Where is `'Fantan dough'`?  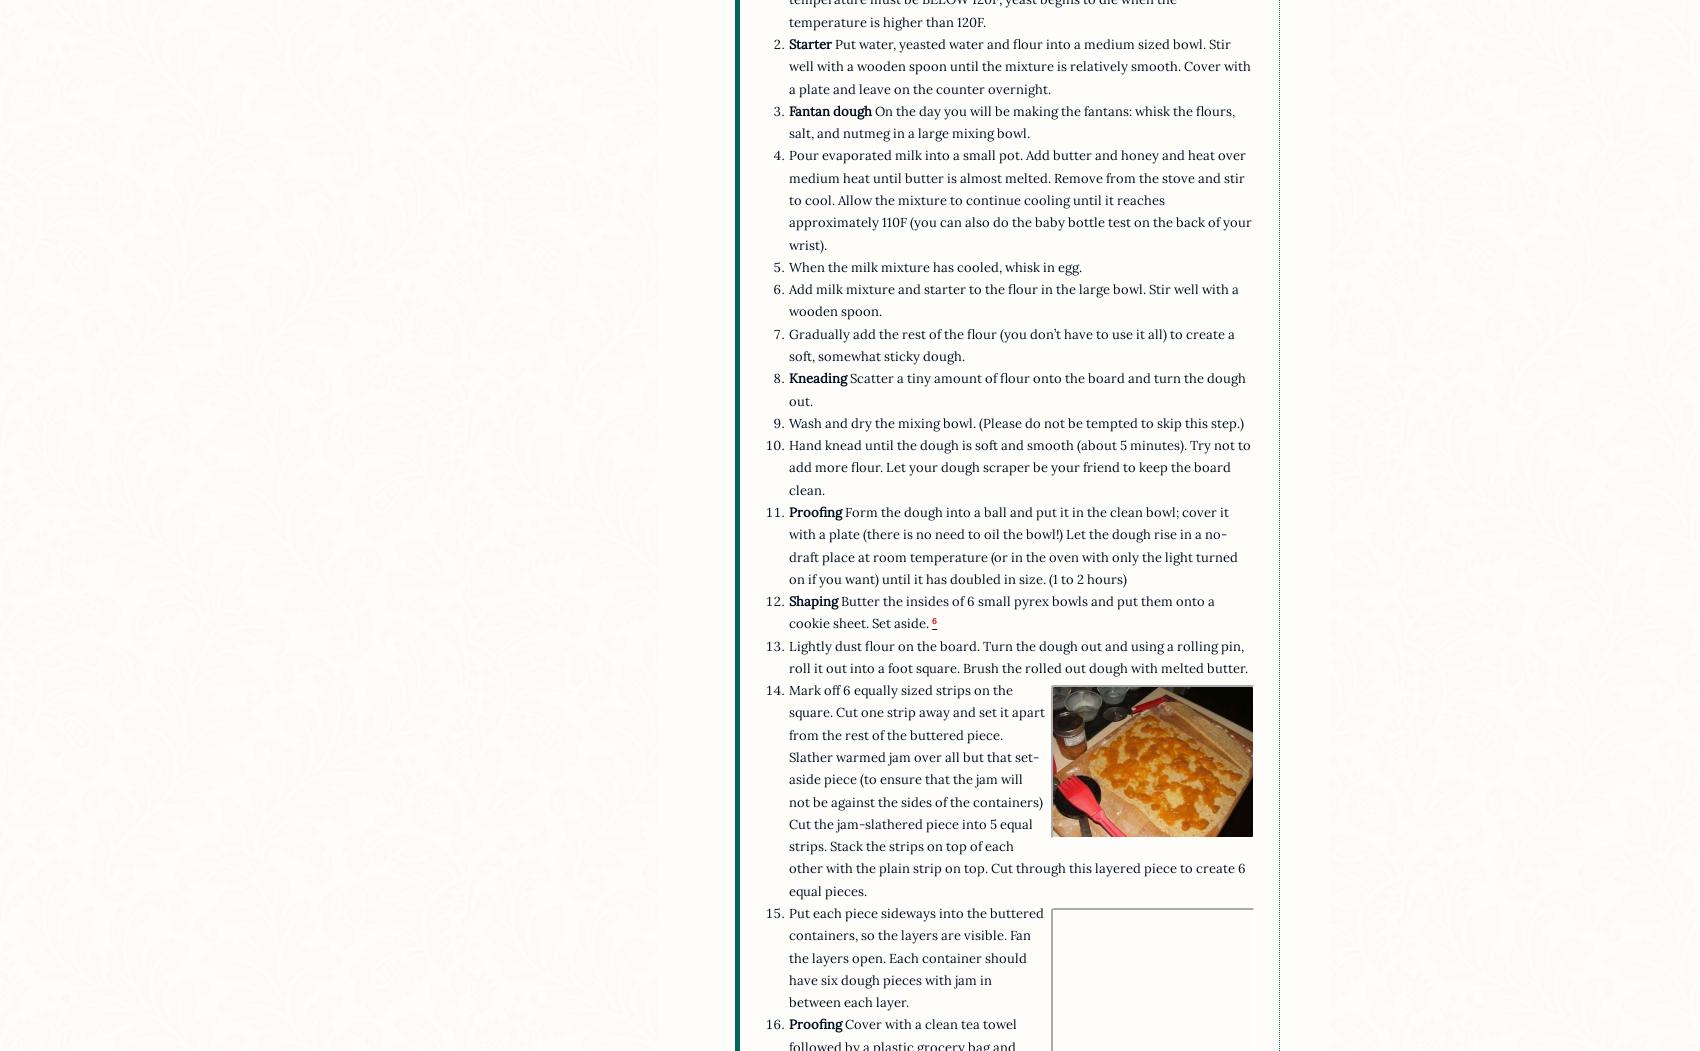 'Fantan dough' is located at coordinates (829, 110).